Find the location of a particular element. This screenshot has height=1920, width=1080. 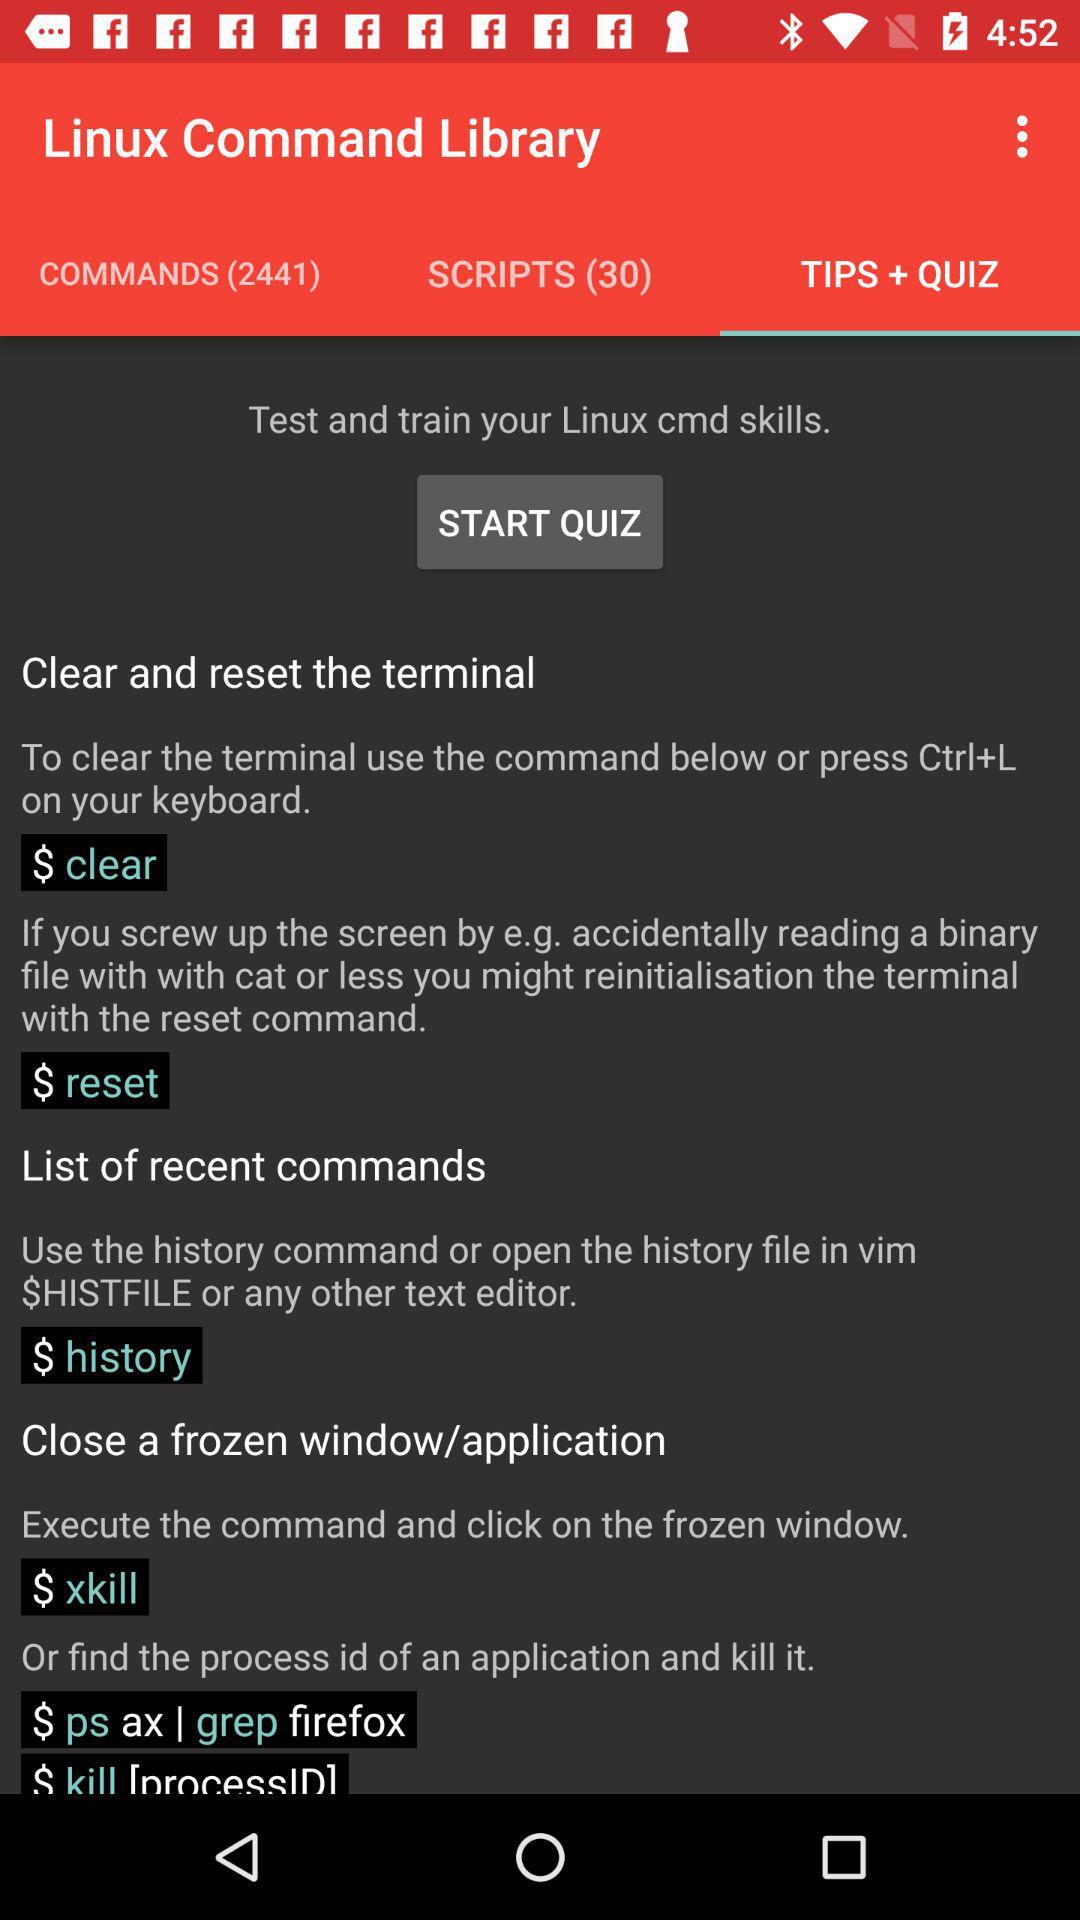

item above clear and reset is located at coordinates (540, 522).